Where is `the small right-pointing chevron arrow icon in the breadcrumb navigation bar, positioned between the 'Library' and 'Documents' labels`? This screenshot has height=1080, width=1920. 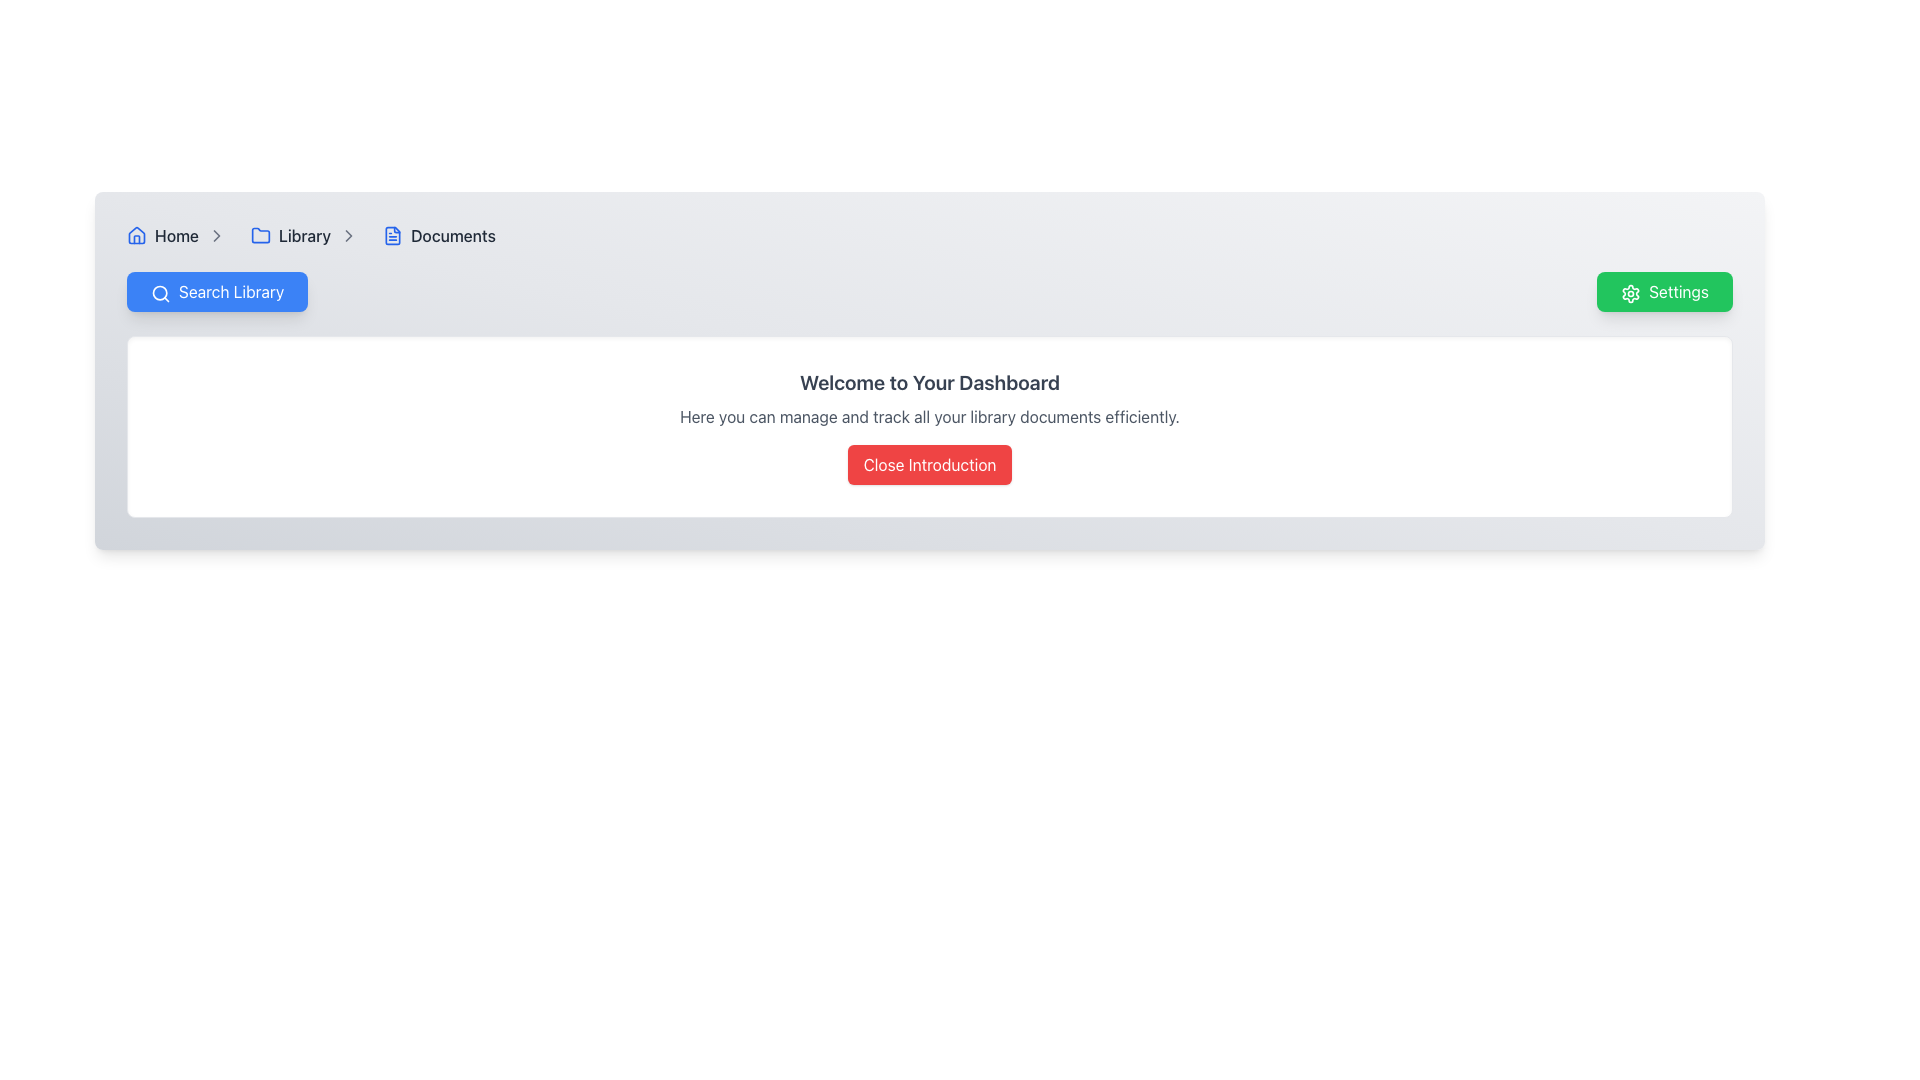 the small right-pointing chevron arrow icon in the breadcrumb navigation bar, positioned between the 'Library' and 'Documents' labels is located at coordinates (216, 234).